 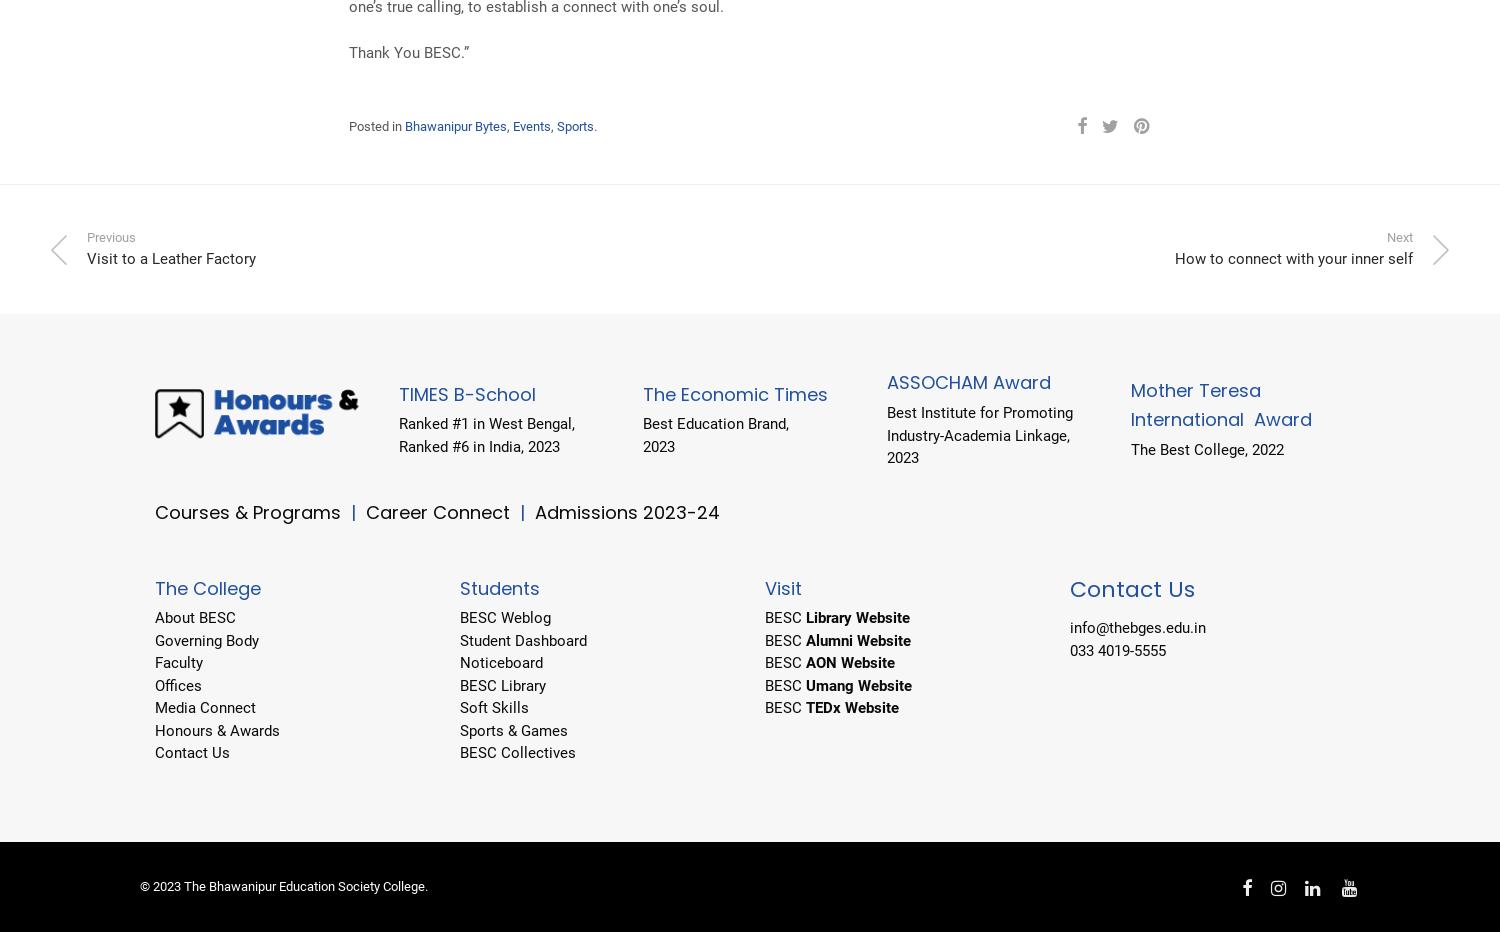 I want to click on 'BESC Library', so click(x=502, y=685).